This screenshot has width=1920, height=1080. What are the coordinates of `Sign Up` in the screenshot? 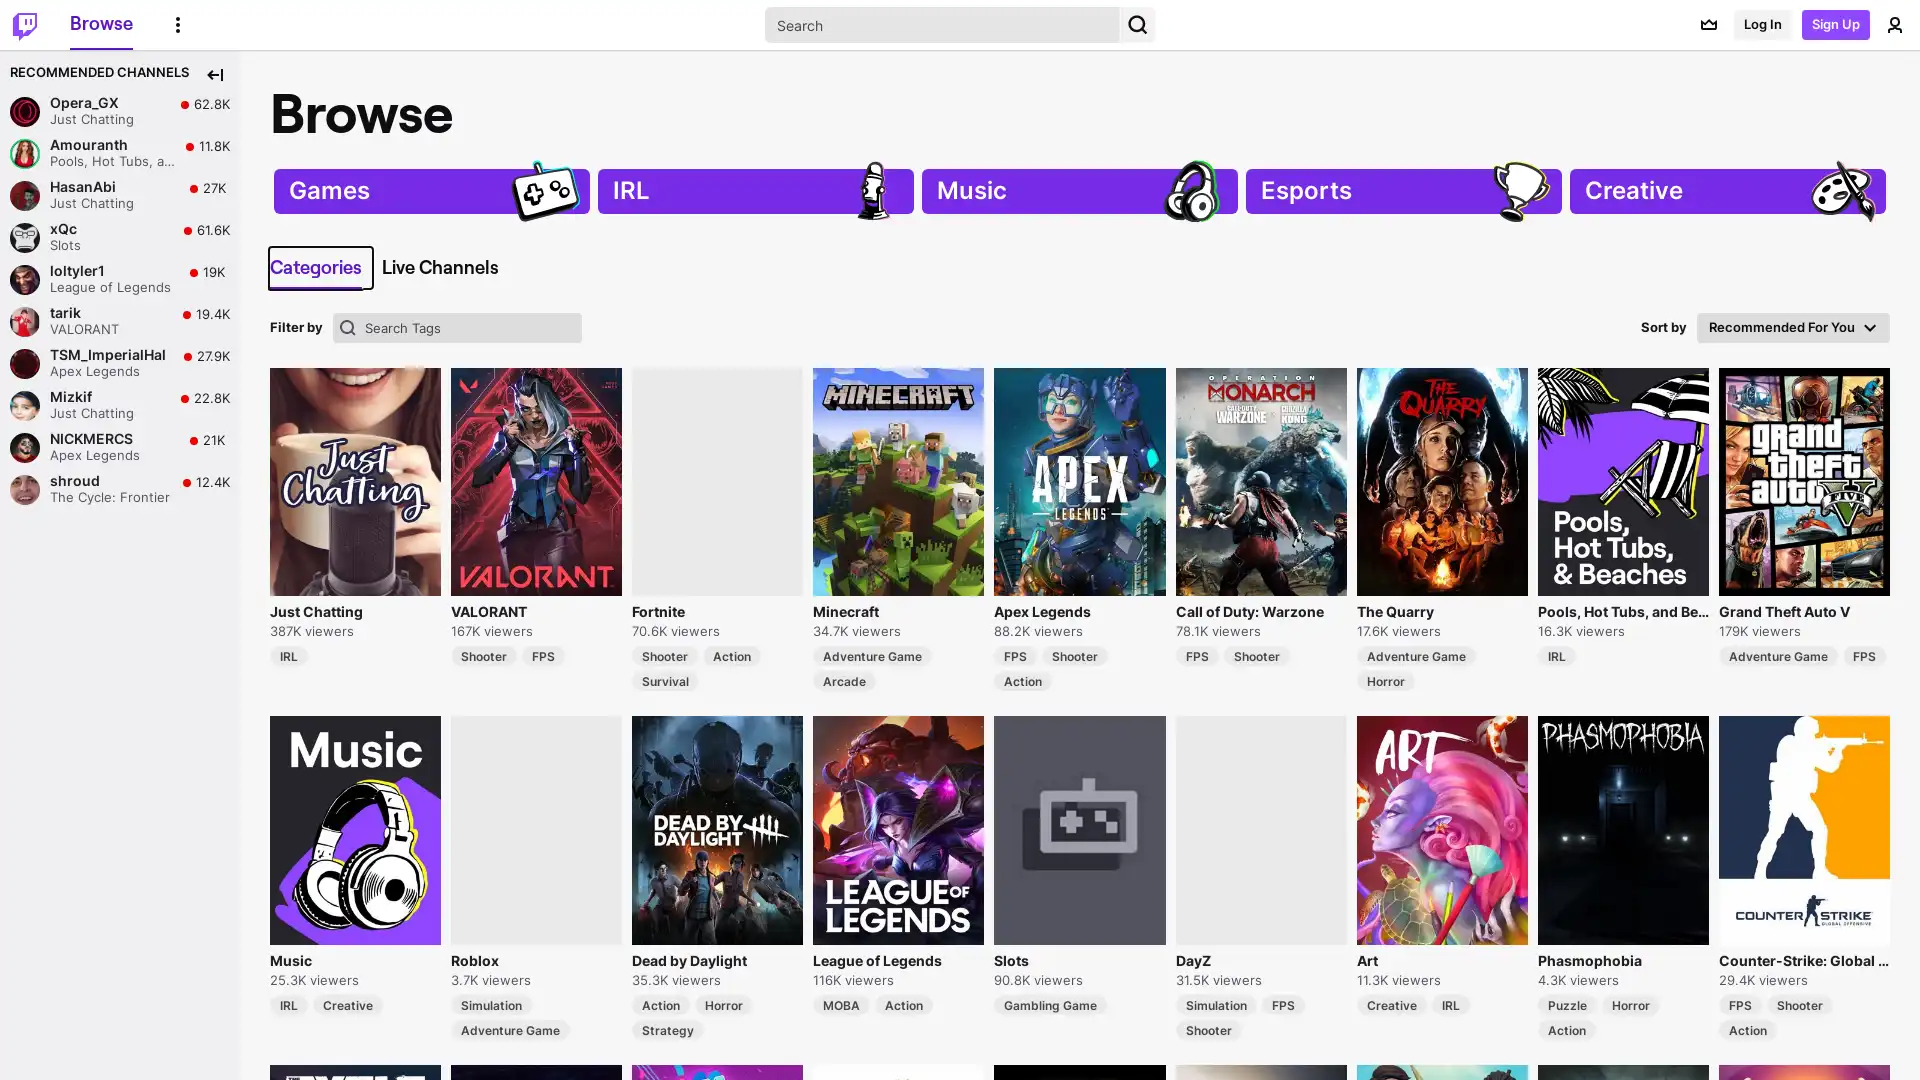 It's located at (1825, 1048).